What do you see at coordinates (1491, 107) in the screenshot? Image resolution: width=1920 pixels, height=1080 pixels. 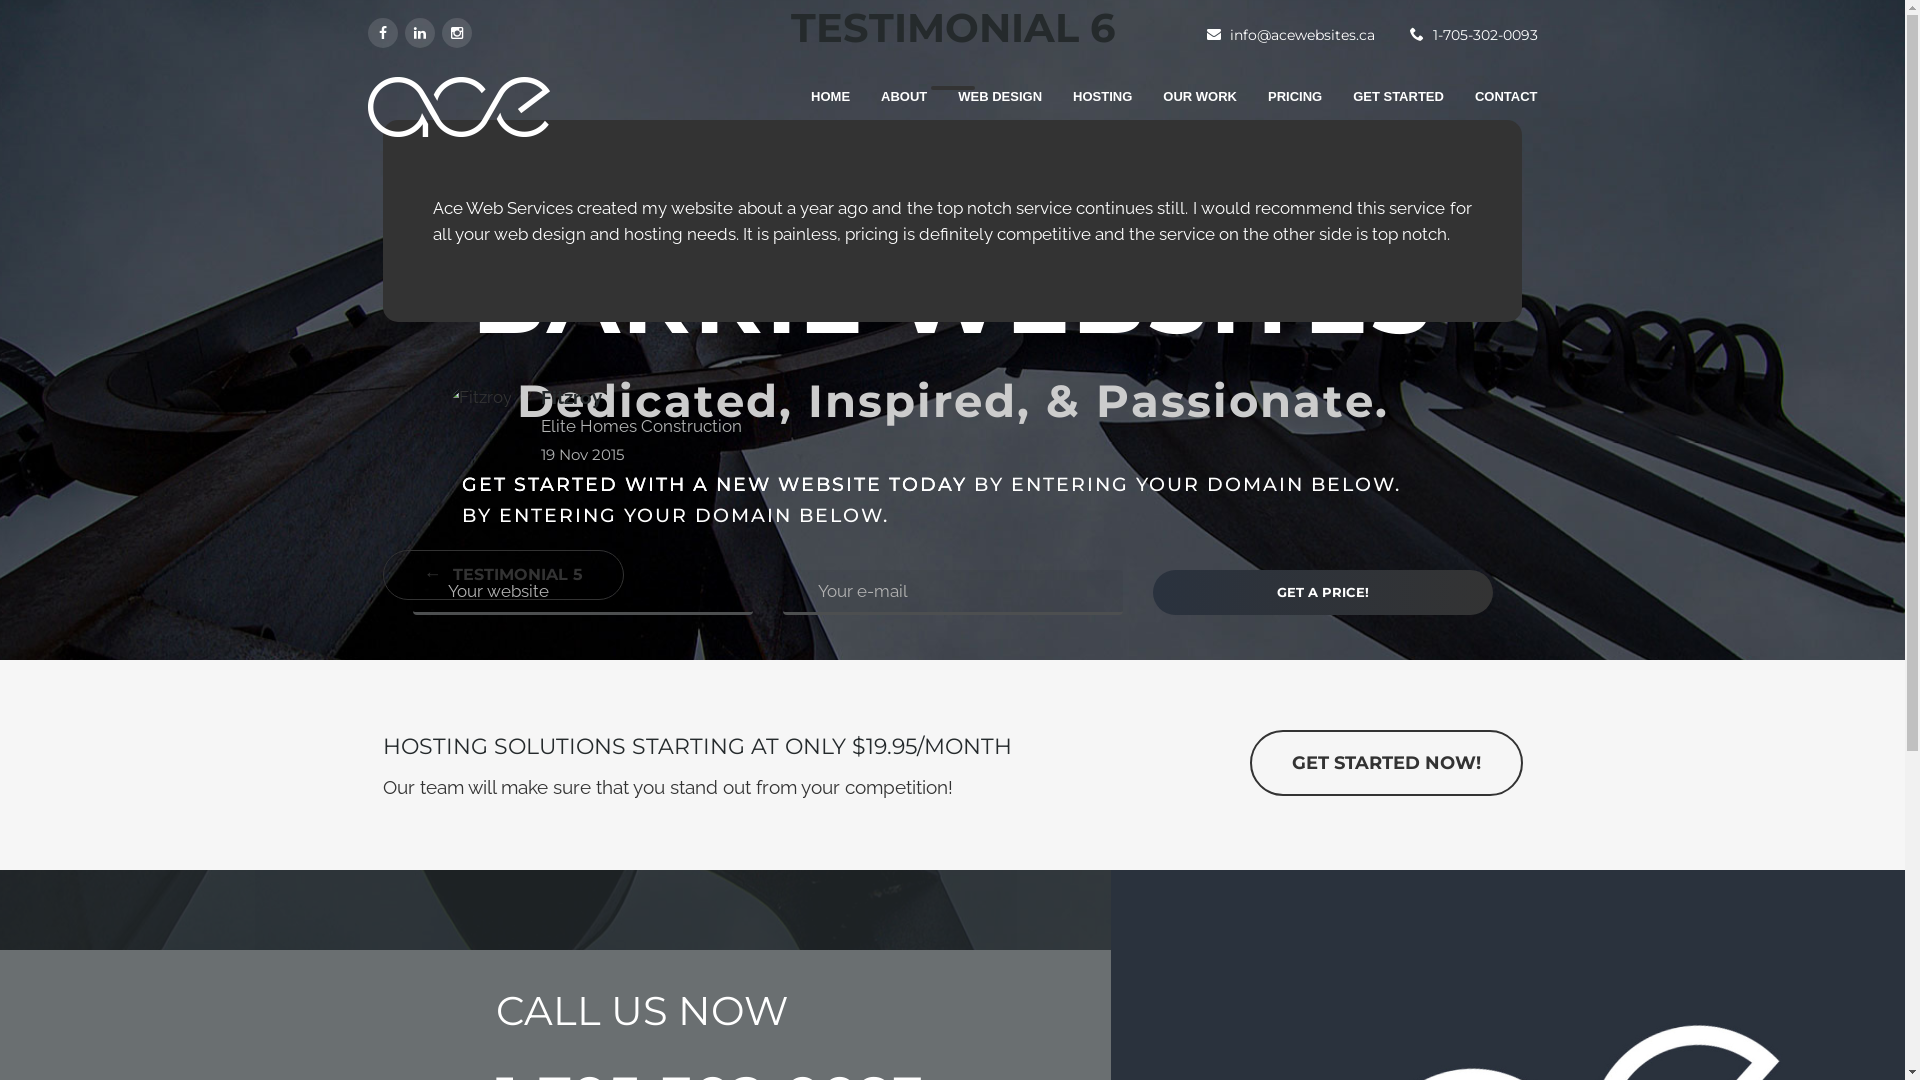 I see `'CONTACT'` at bounding box center [1491, 107].